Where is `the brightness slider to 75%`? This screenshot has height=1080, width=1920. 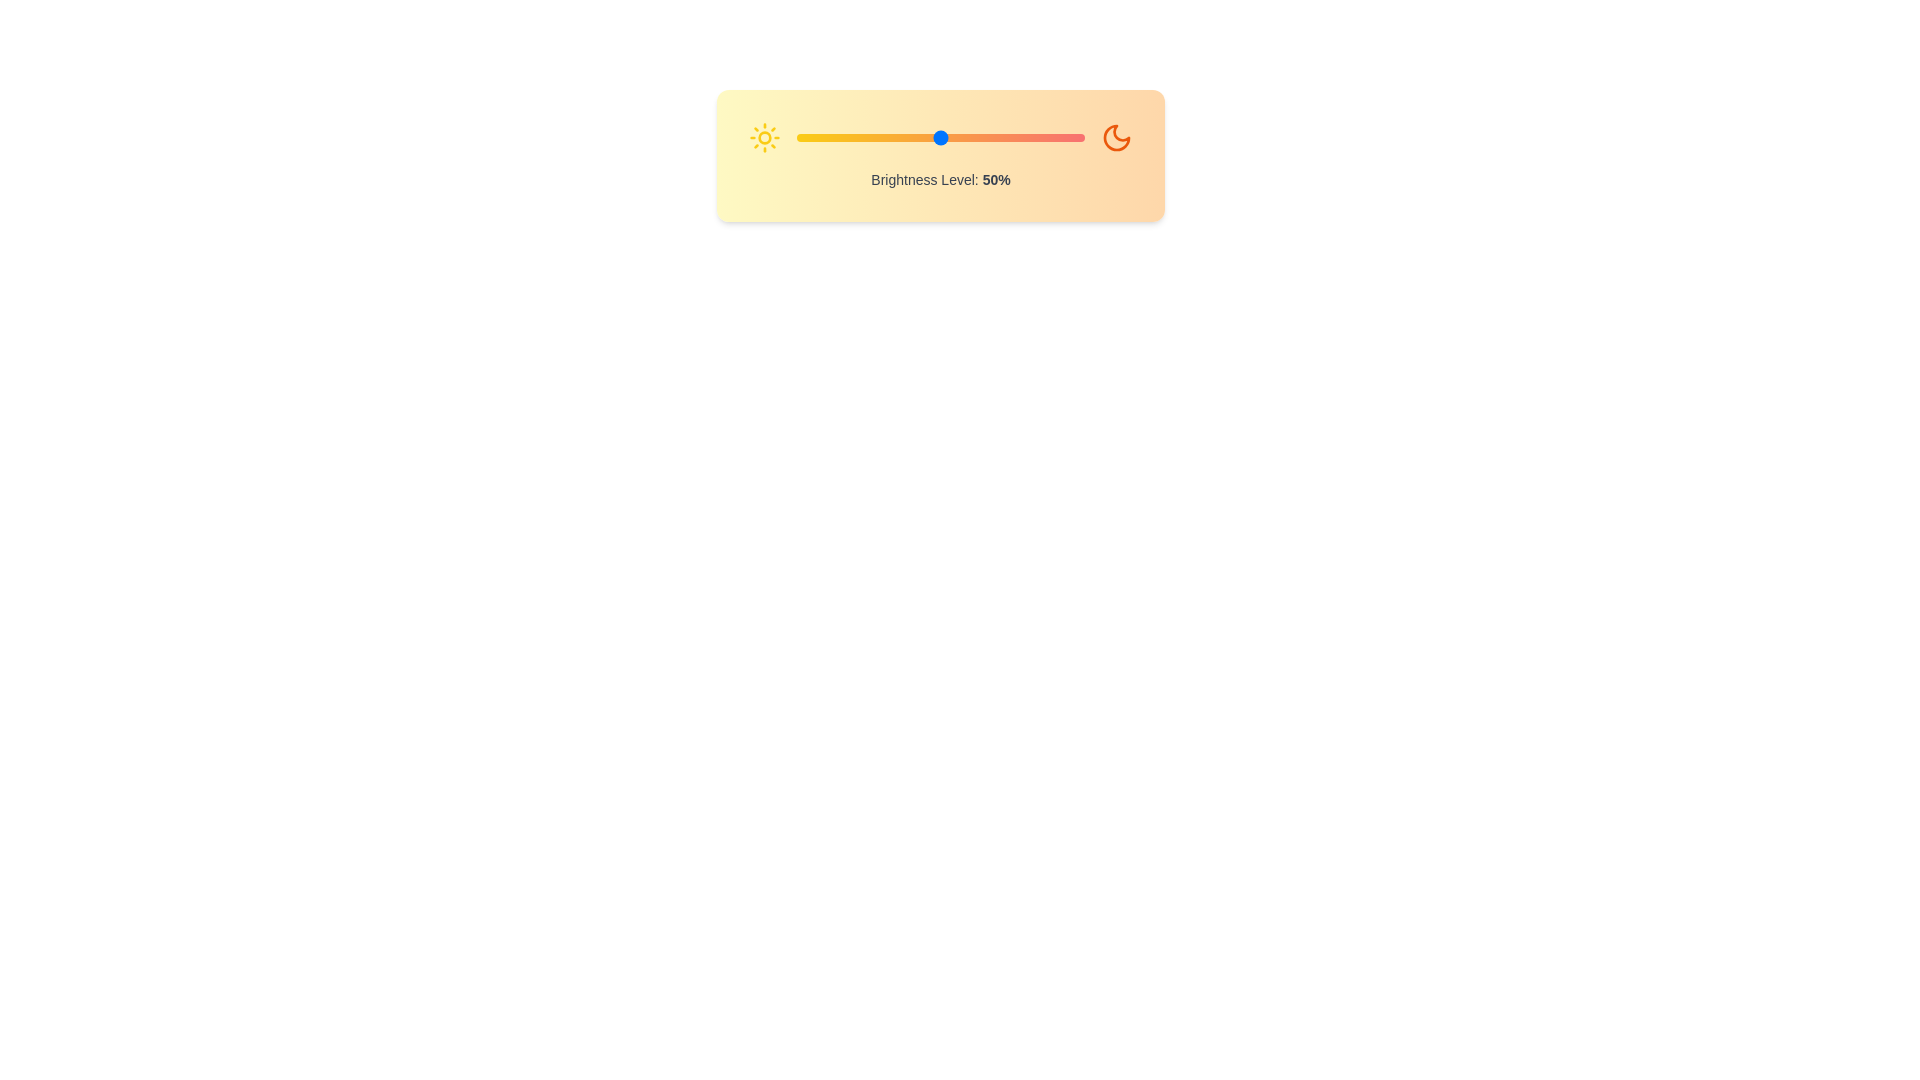 the brightness slider to 75% is located at coordinates (1012, 137).